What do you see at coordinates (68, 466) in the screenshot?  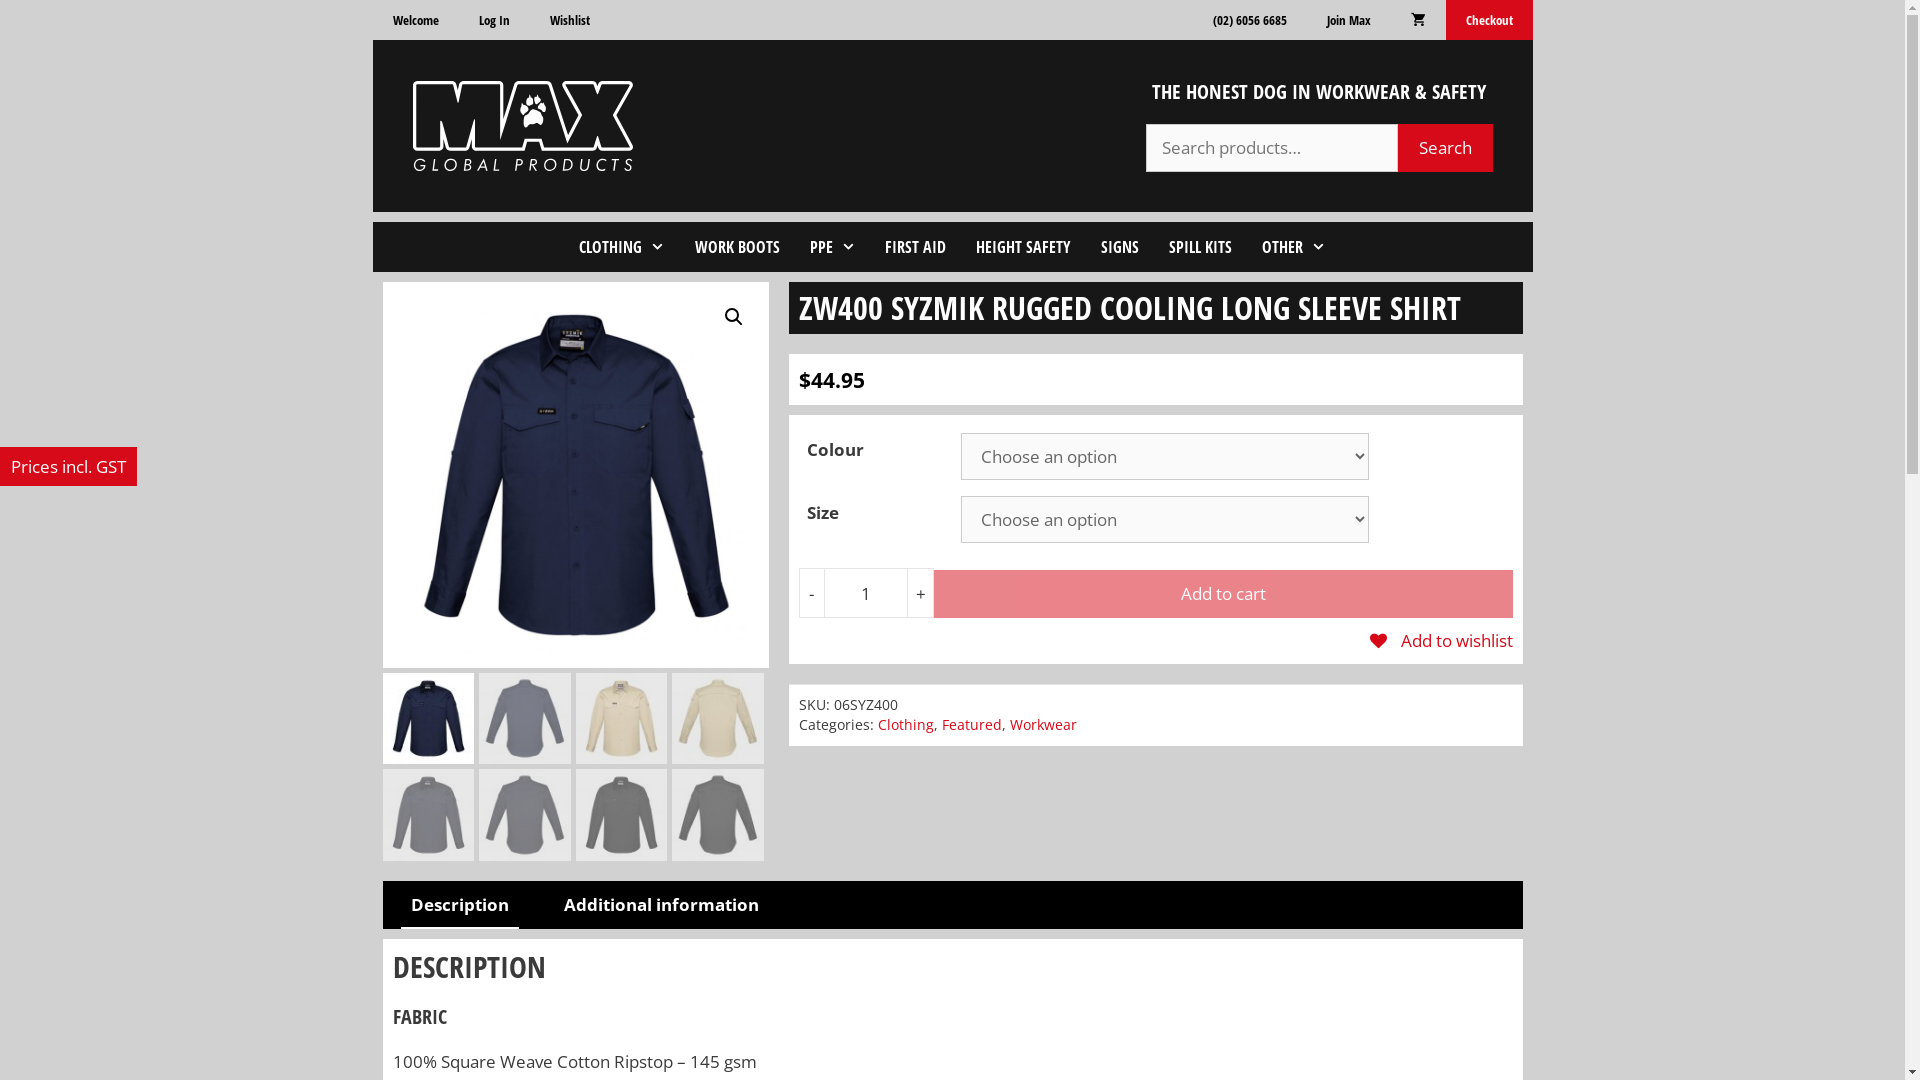 I see `'Prices incl. GST'` at bounding box center [68, 466].